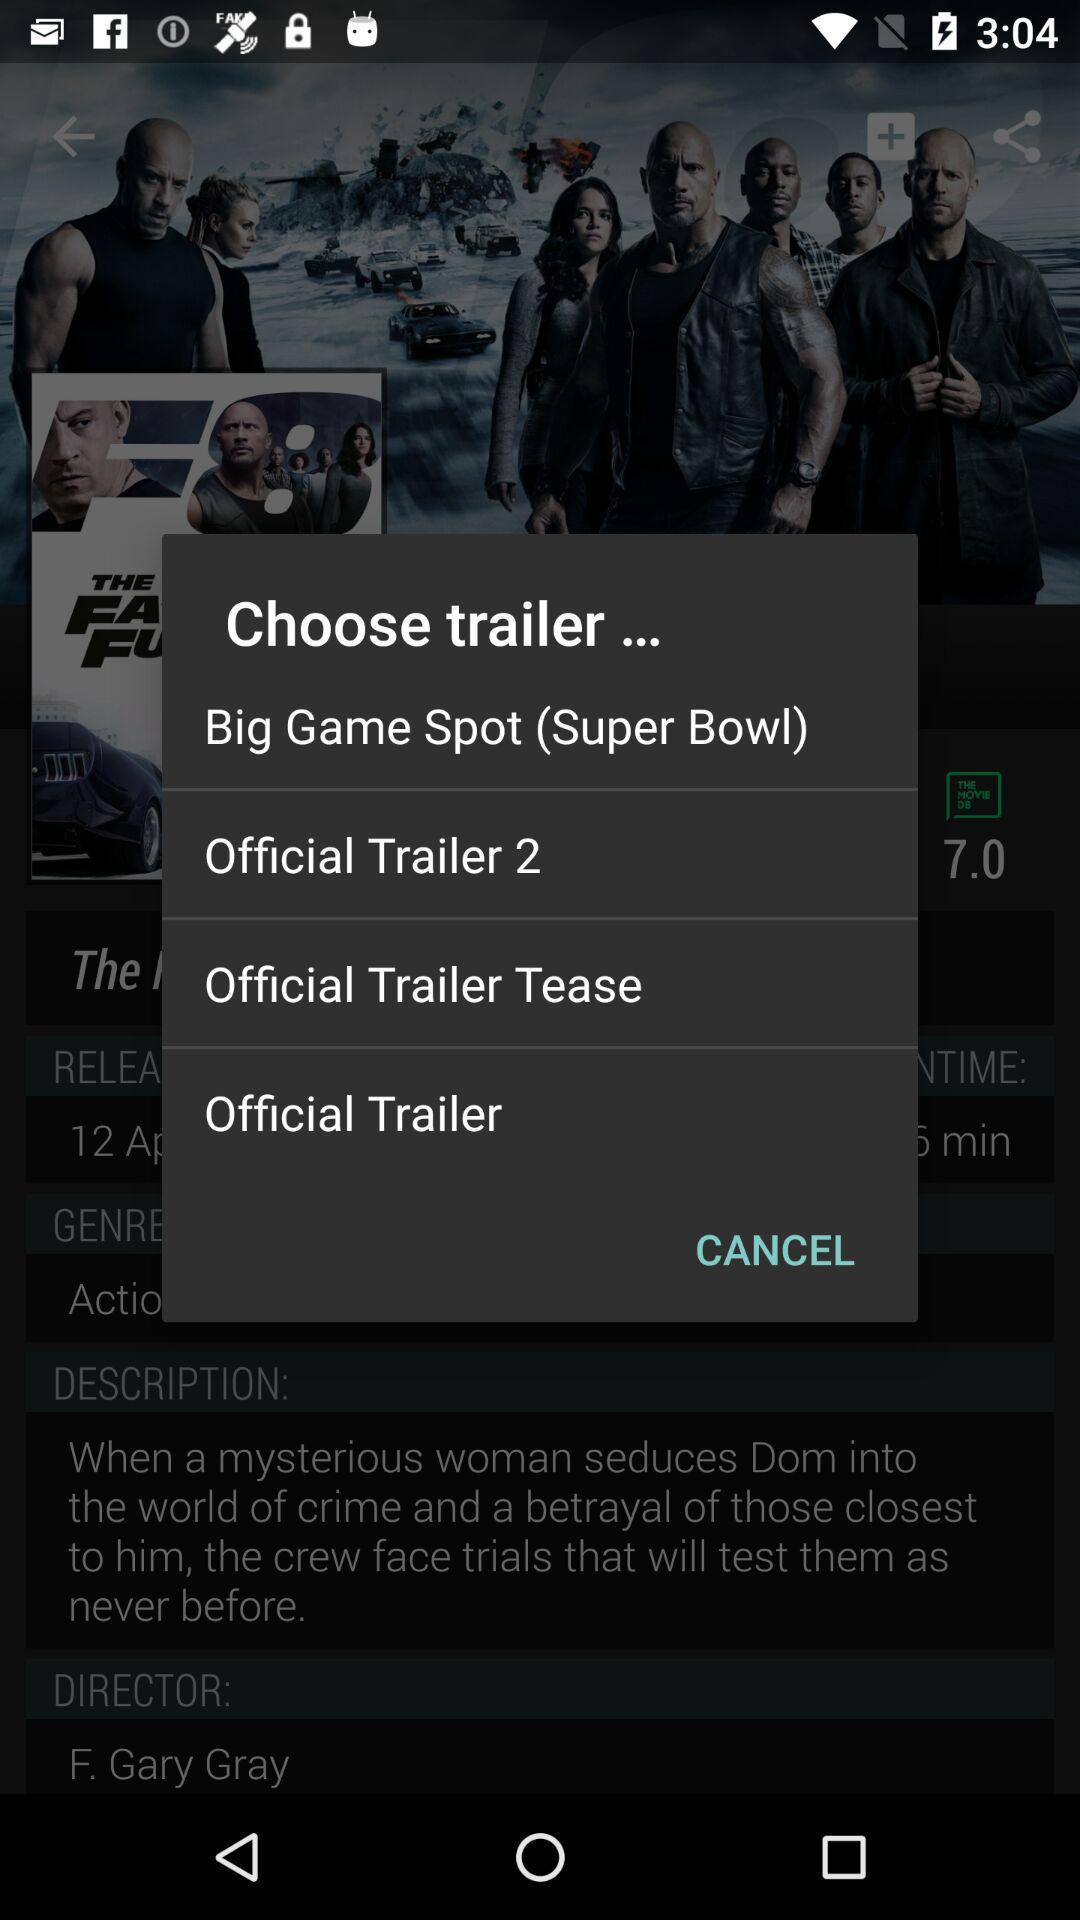  Describe the element at coordinates (540, 724) in the screenshot. I see `icon above official trailer 2 icon` at that location.